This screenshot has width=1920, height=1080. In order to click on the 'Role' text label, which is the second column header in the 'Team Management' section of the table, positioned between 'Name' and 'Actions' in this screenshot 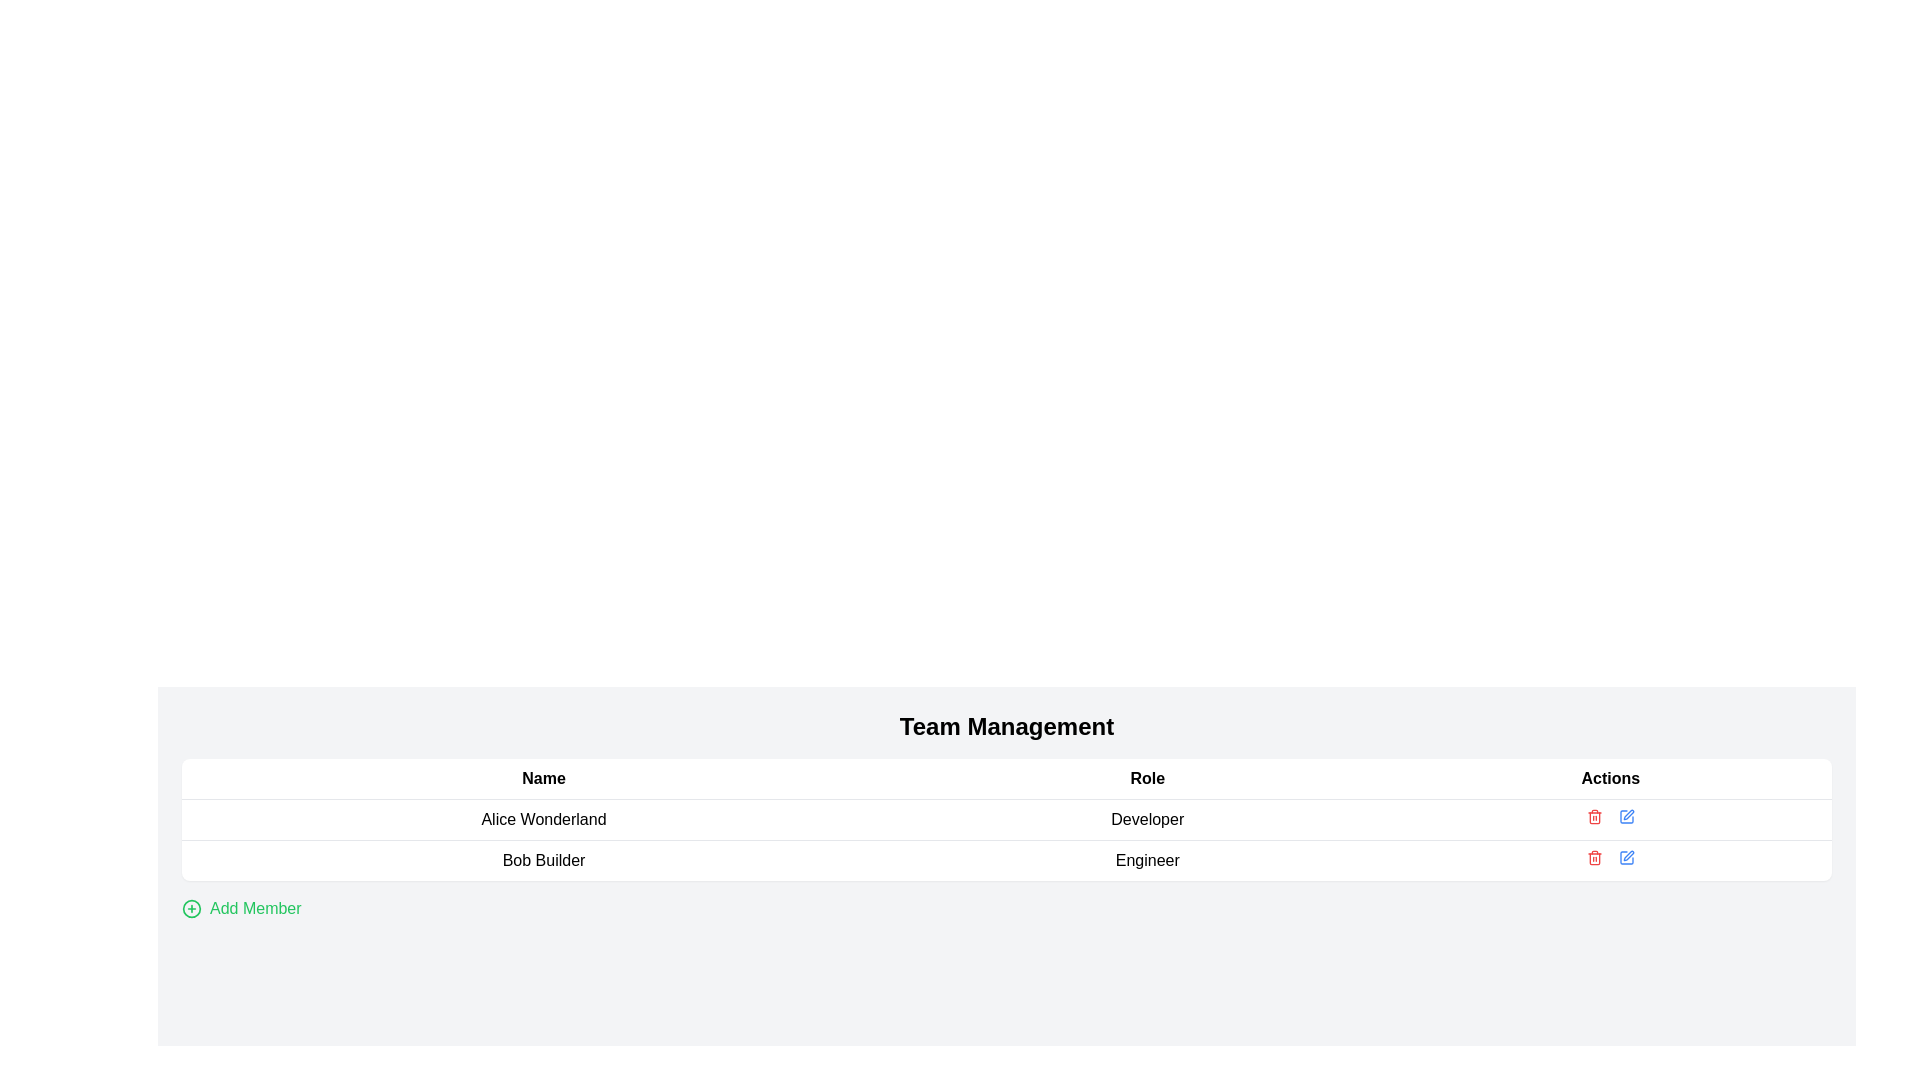, I will do `click(1147, 778)`.